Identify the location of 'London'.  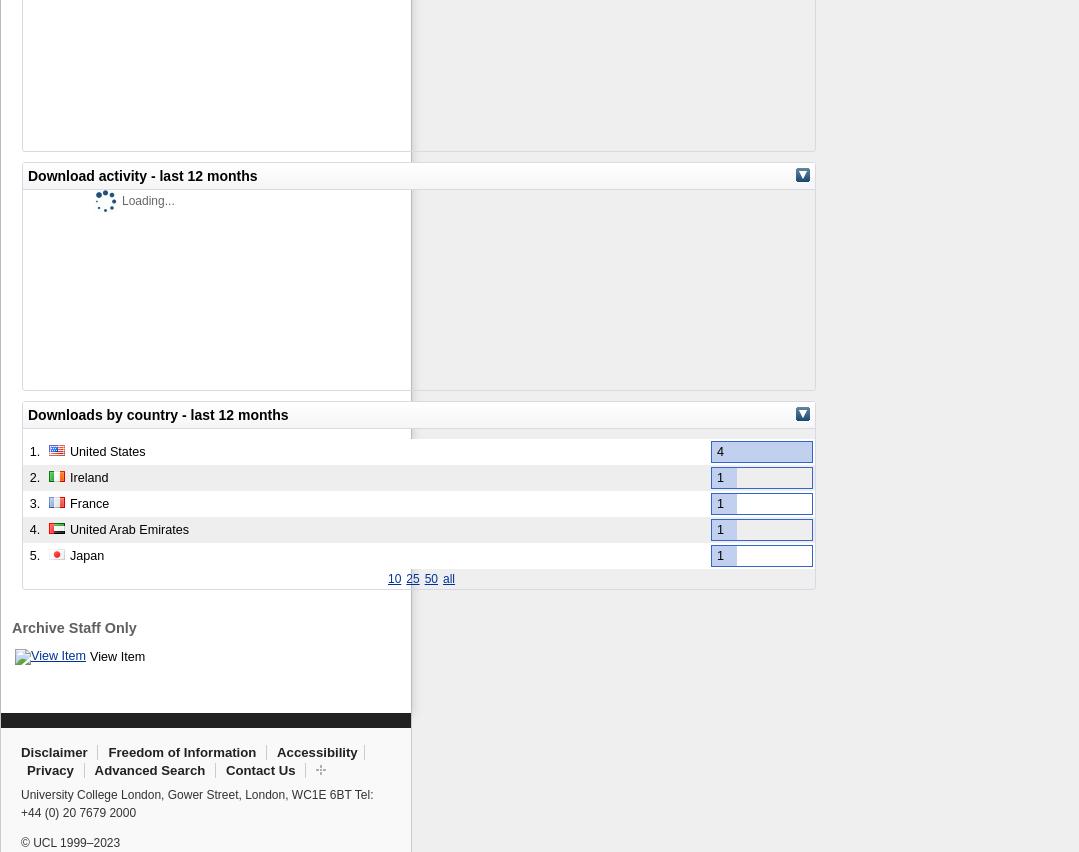
(244, 792).